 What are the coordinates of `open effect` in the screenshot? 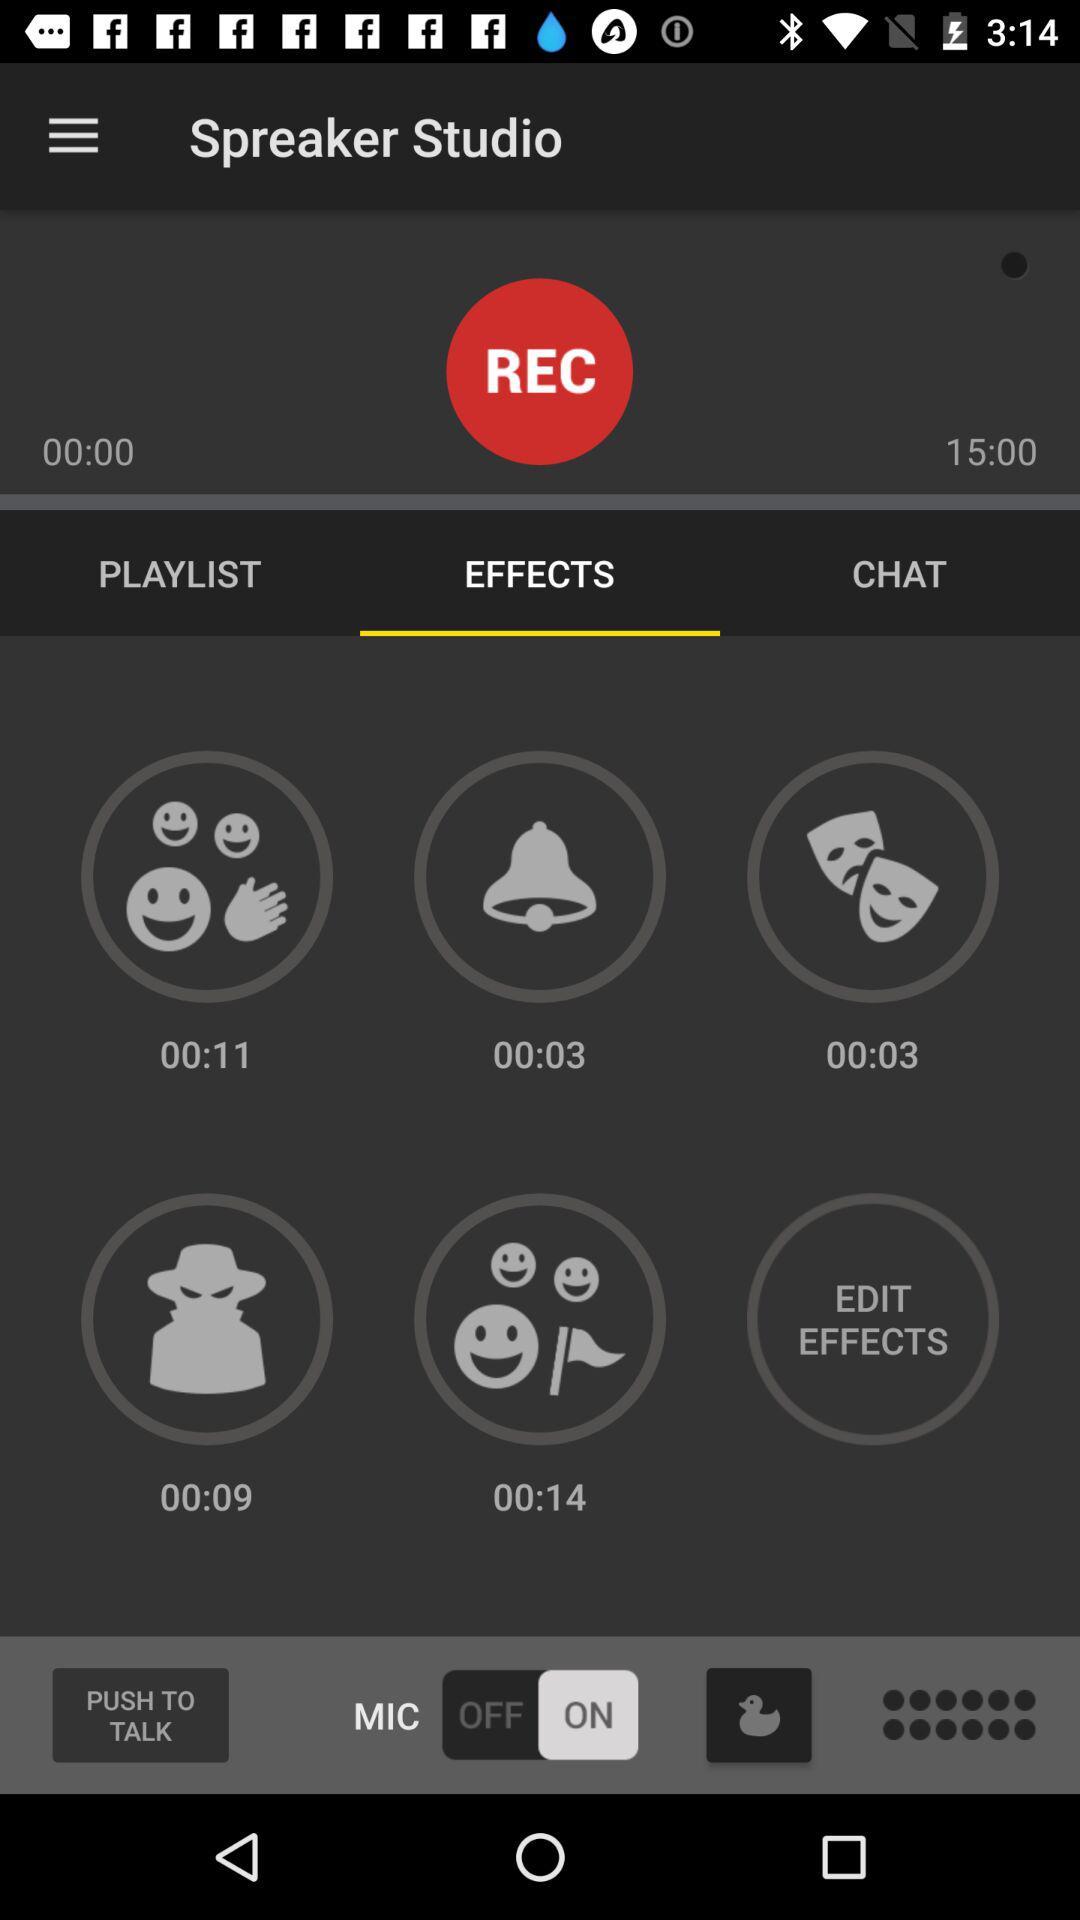 It's located at (540, 1319).